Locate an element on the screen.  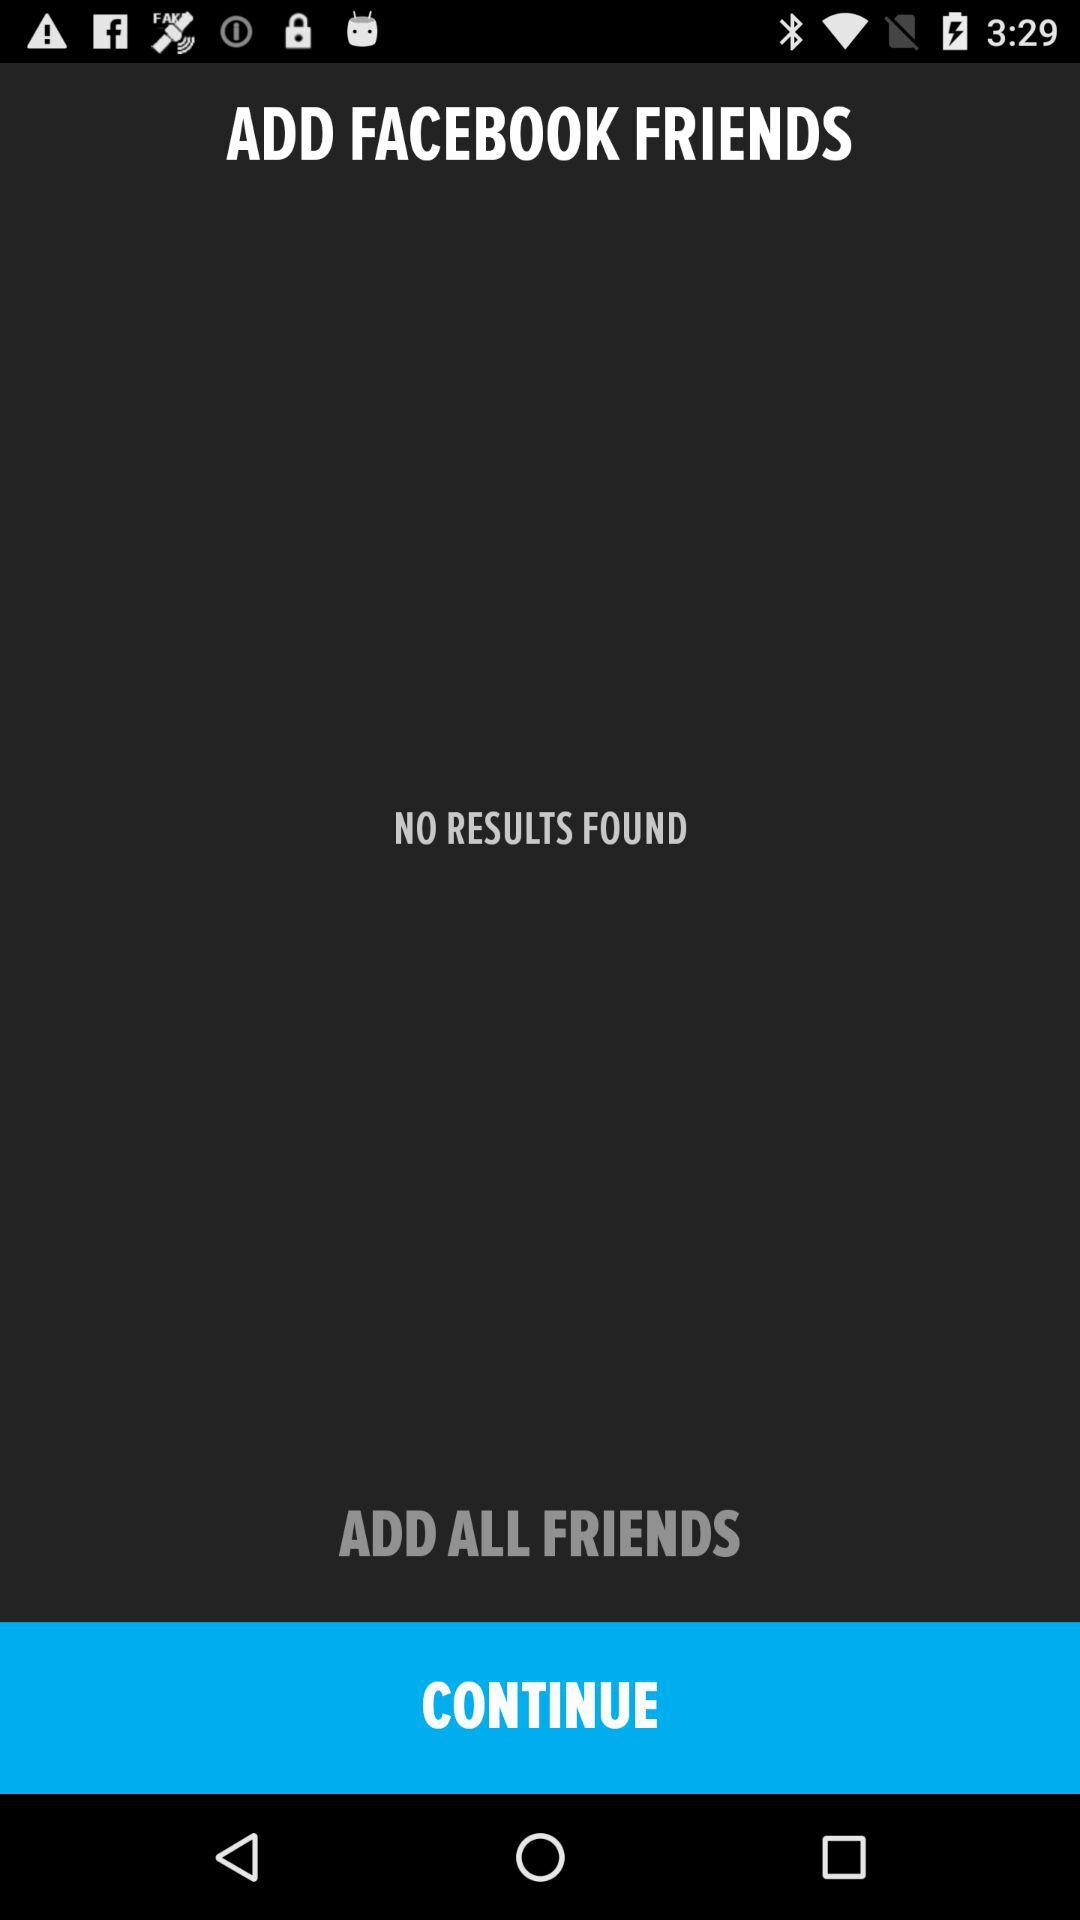
continue item is located at coordinates (540, 1707).